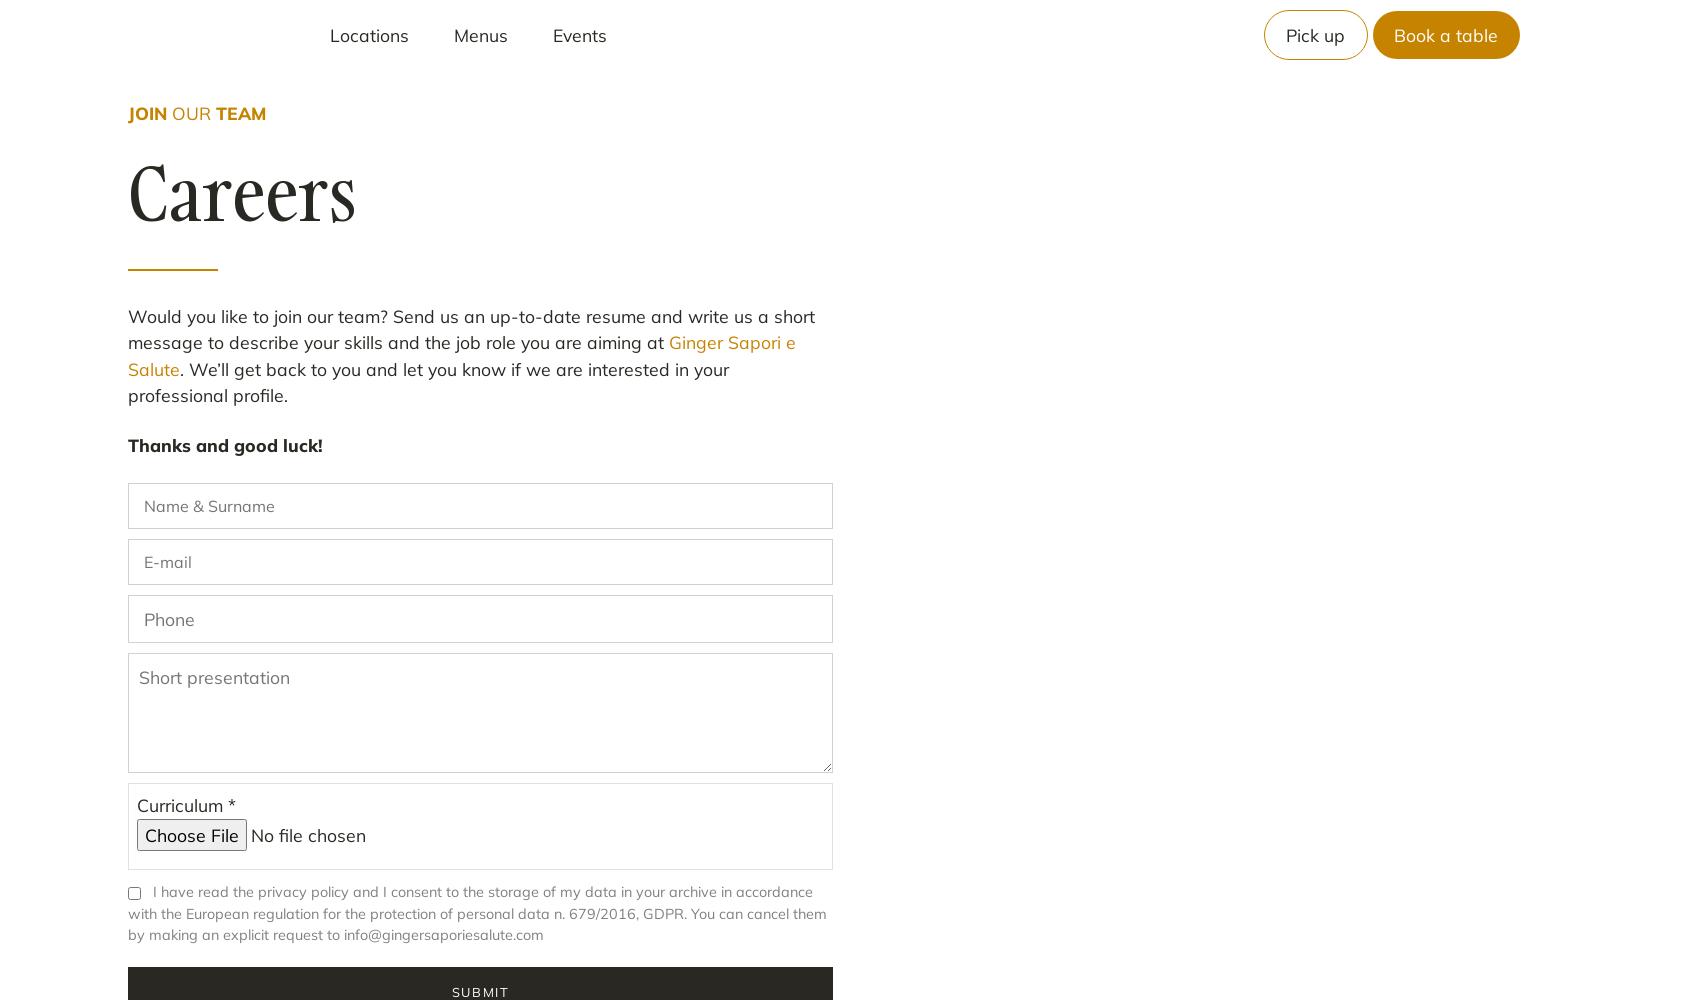 Image resolution: width=1702 pixels, height=1000 pixels. I want to click on 'Pick up', so click(1314, 34).